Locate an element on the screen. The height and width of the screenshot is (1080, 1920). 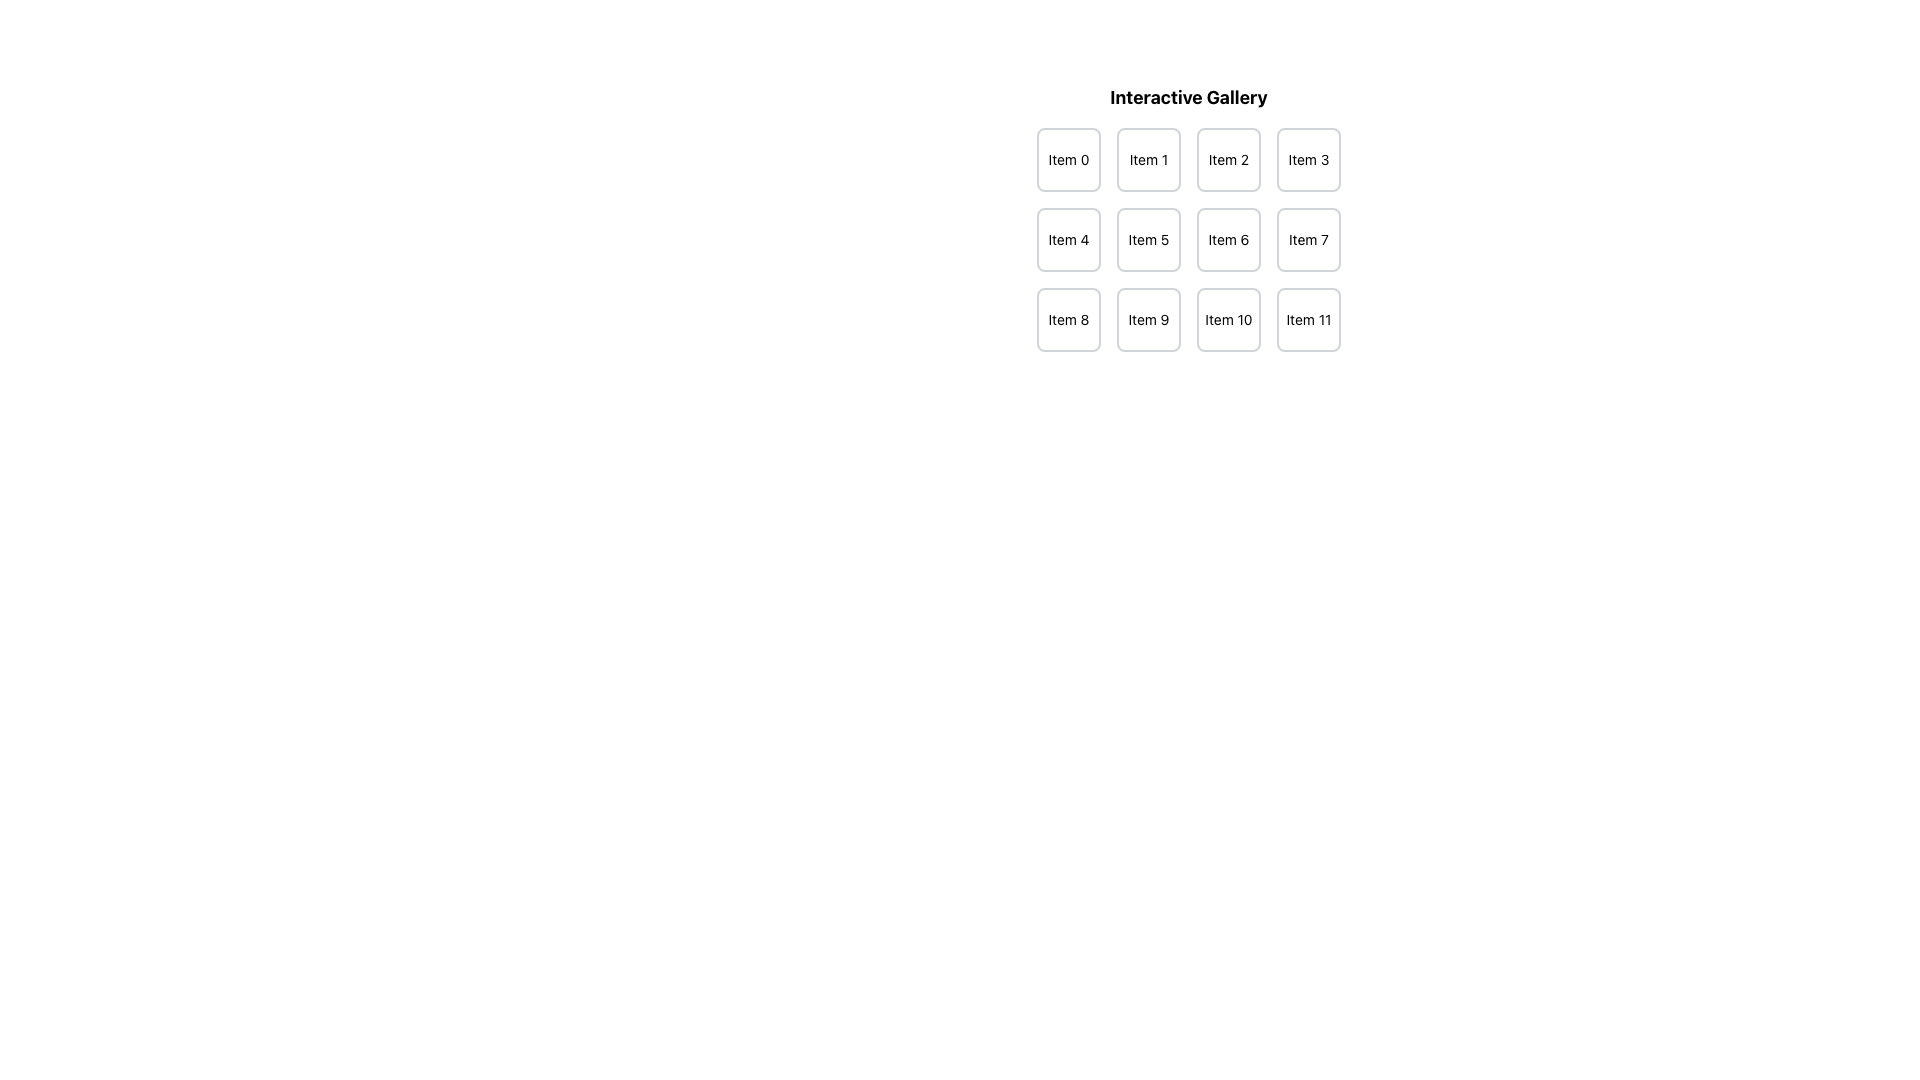
the 'Item 11' button located is located at coordinates (1309, 319).